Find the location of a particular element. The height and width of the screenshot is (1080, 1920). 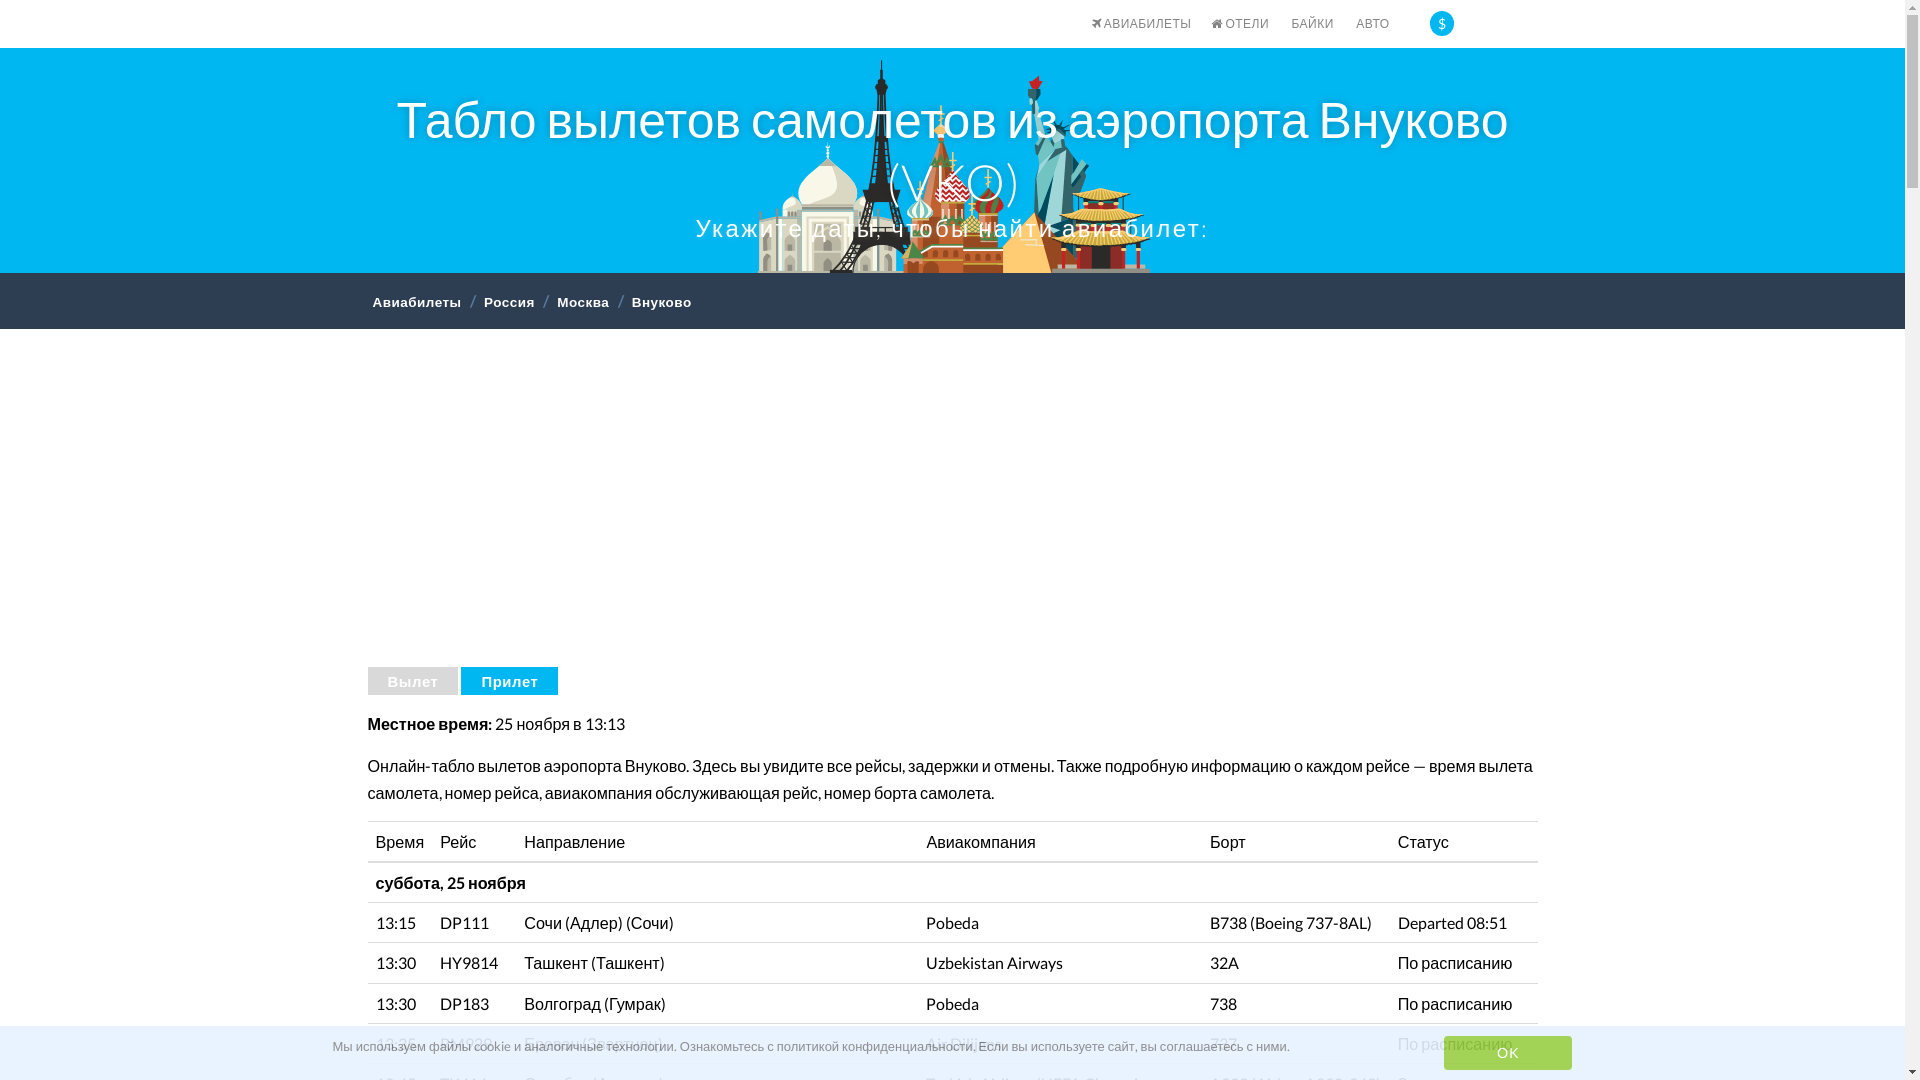

'OK' is located at coordinates (1508, 1052).